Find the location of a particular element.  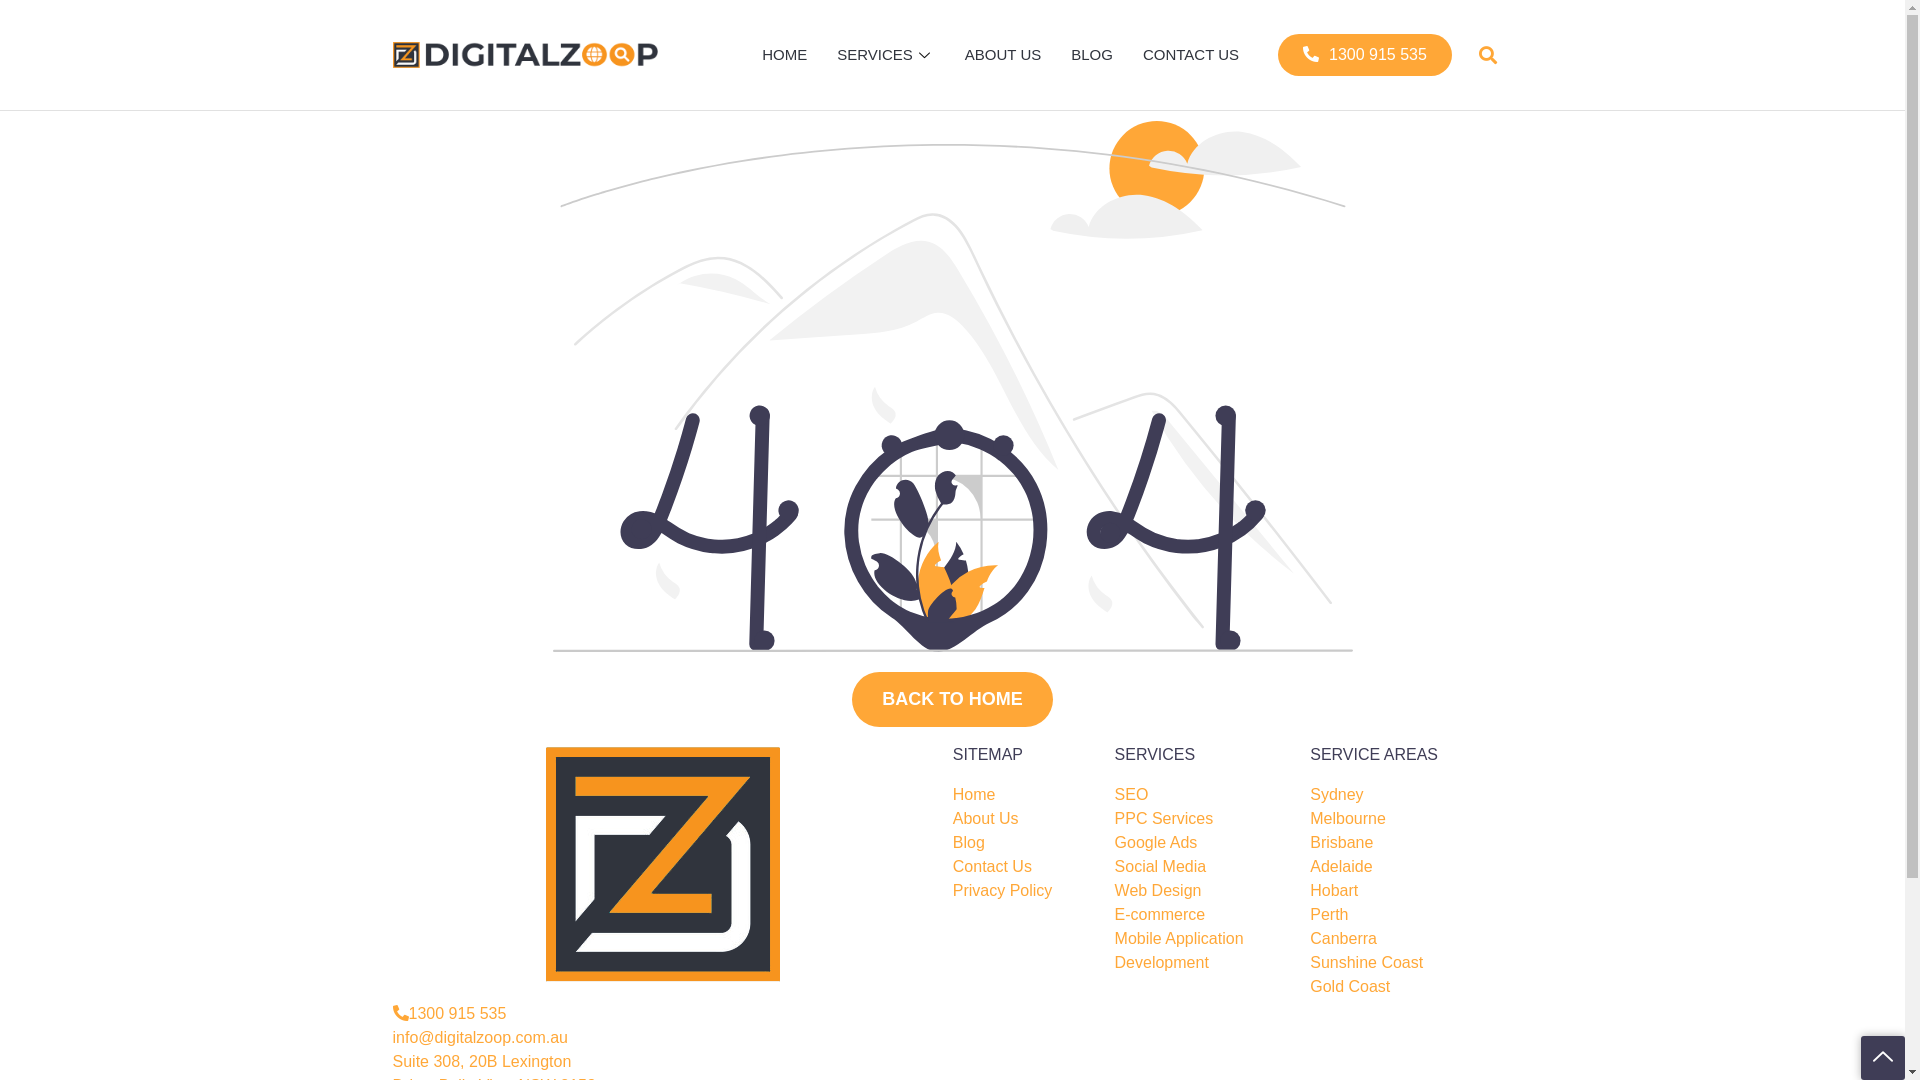

'info@digitalzoop.com.au' is located at coordinates (478, 1036).